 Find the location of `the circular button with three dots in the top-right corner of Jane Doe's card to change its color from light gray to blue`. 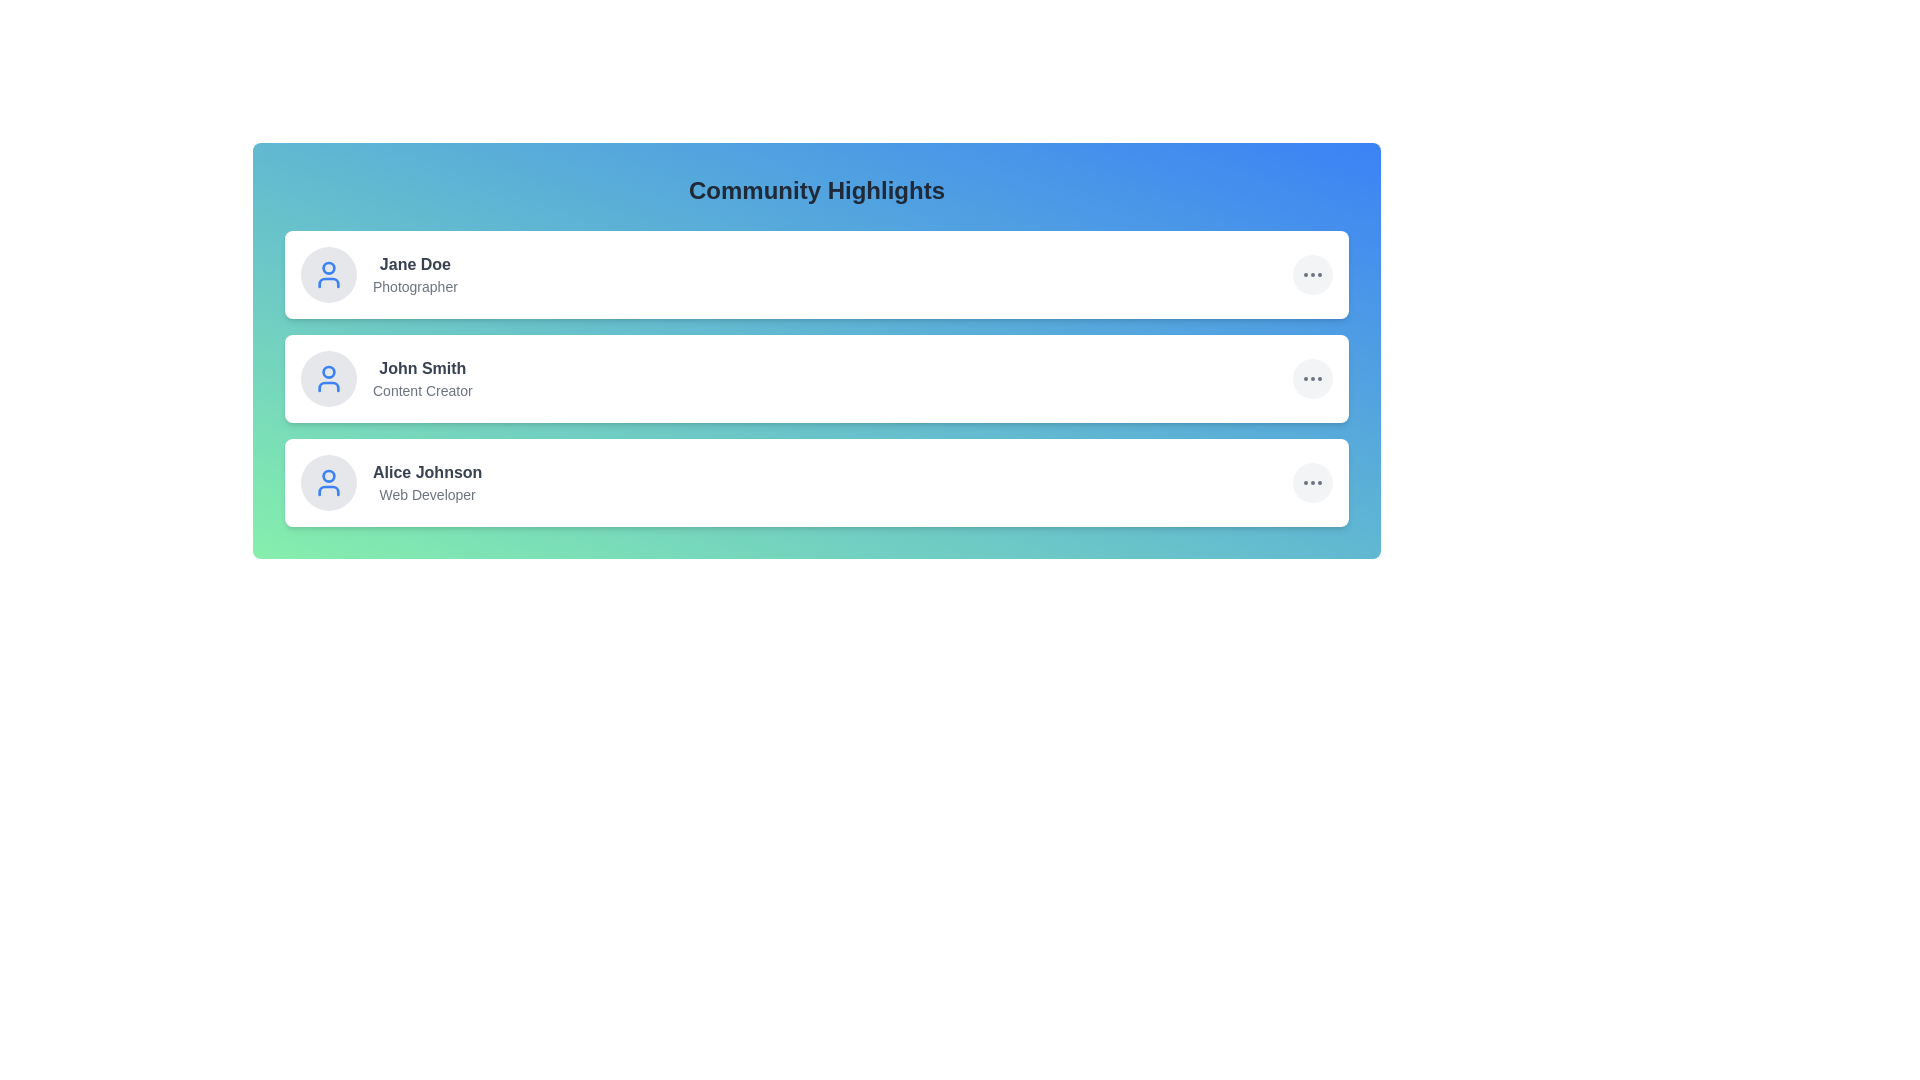

the circular button with three dots in the top-right corner of Jane Doe's card to change its color from light gray to blue is located at coordinates (1313, 274).